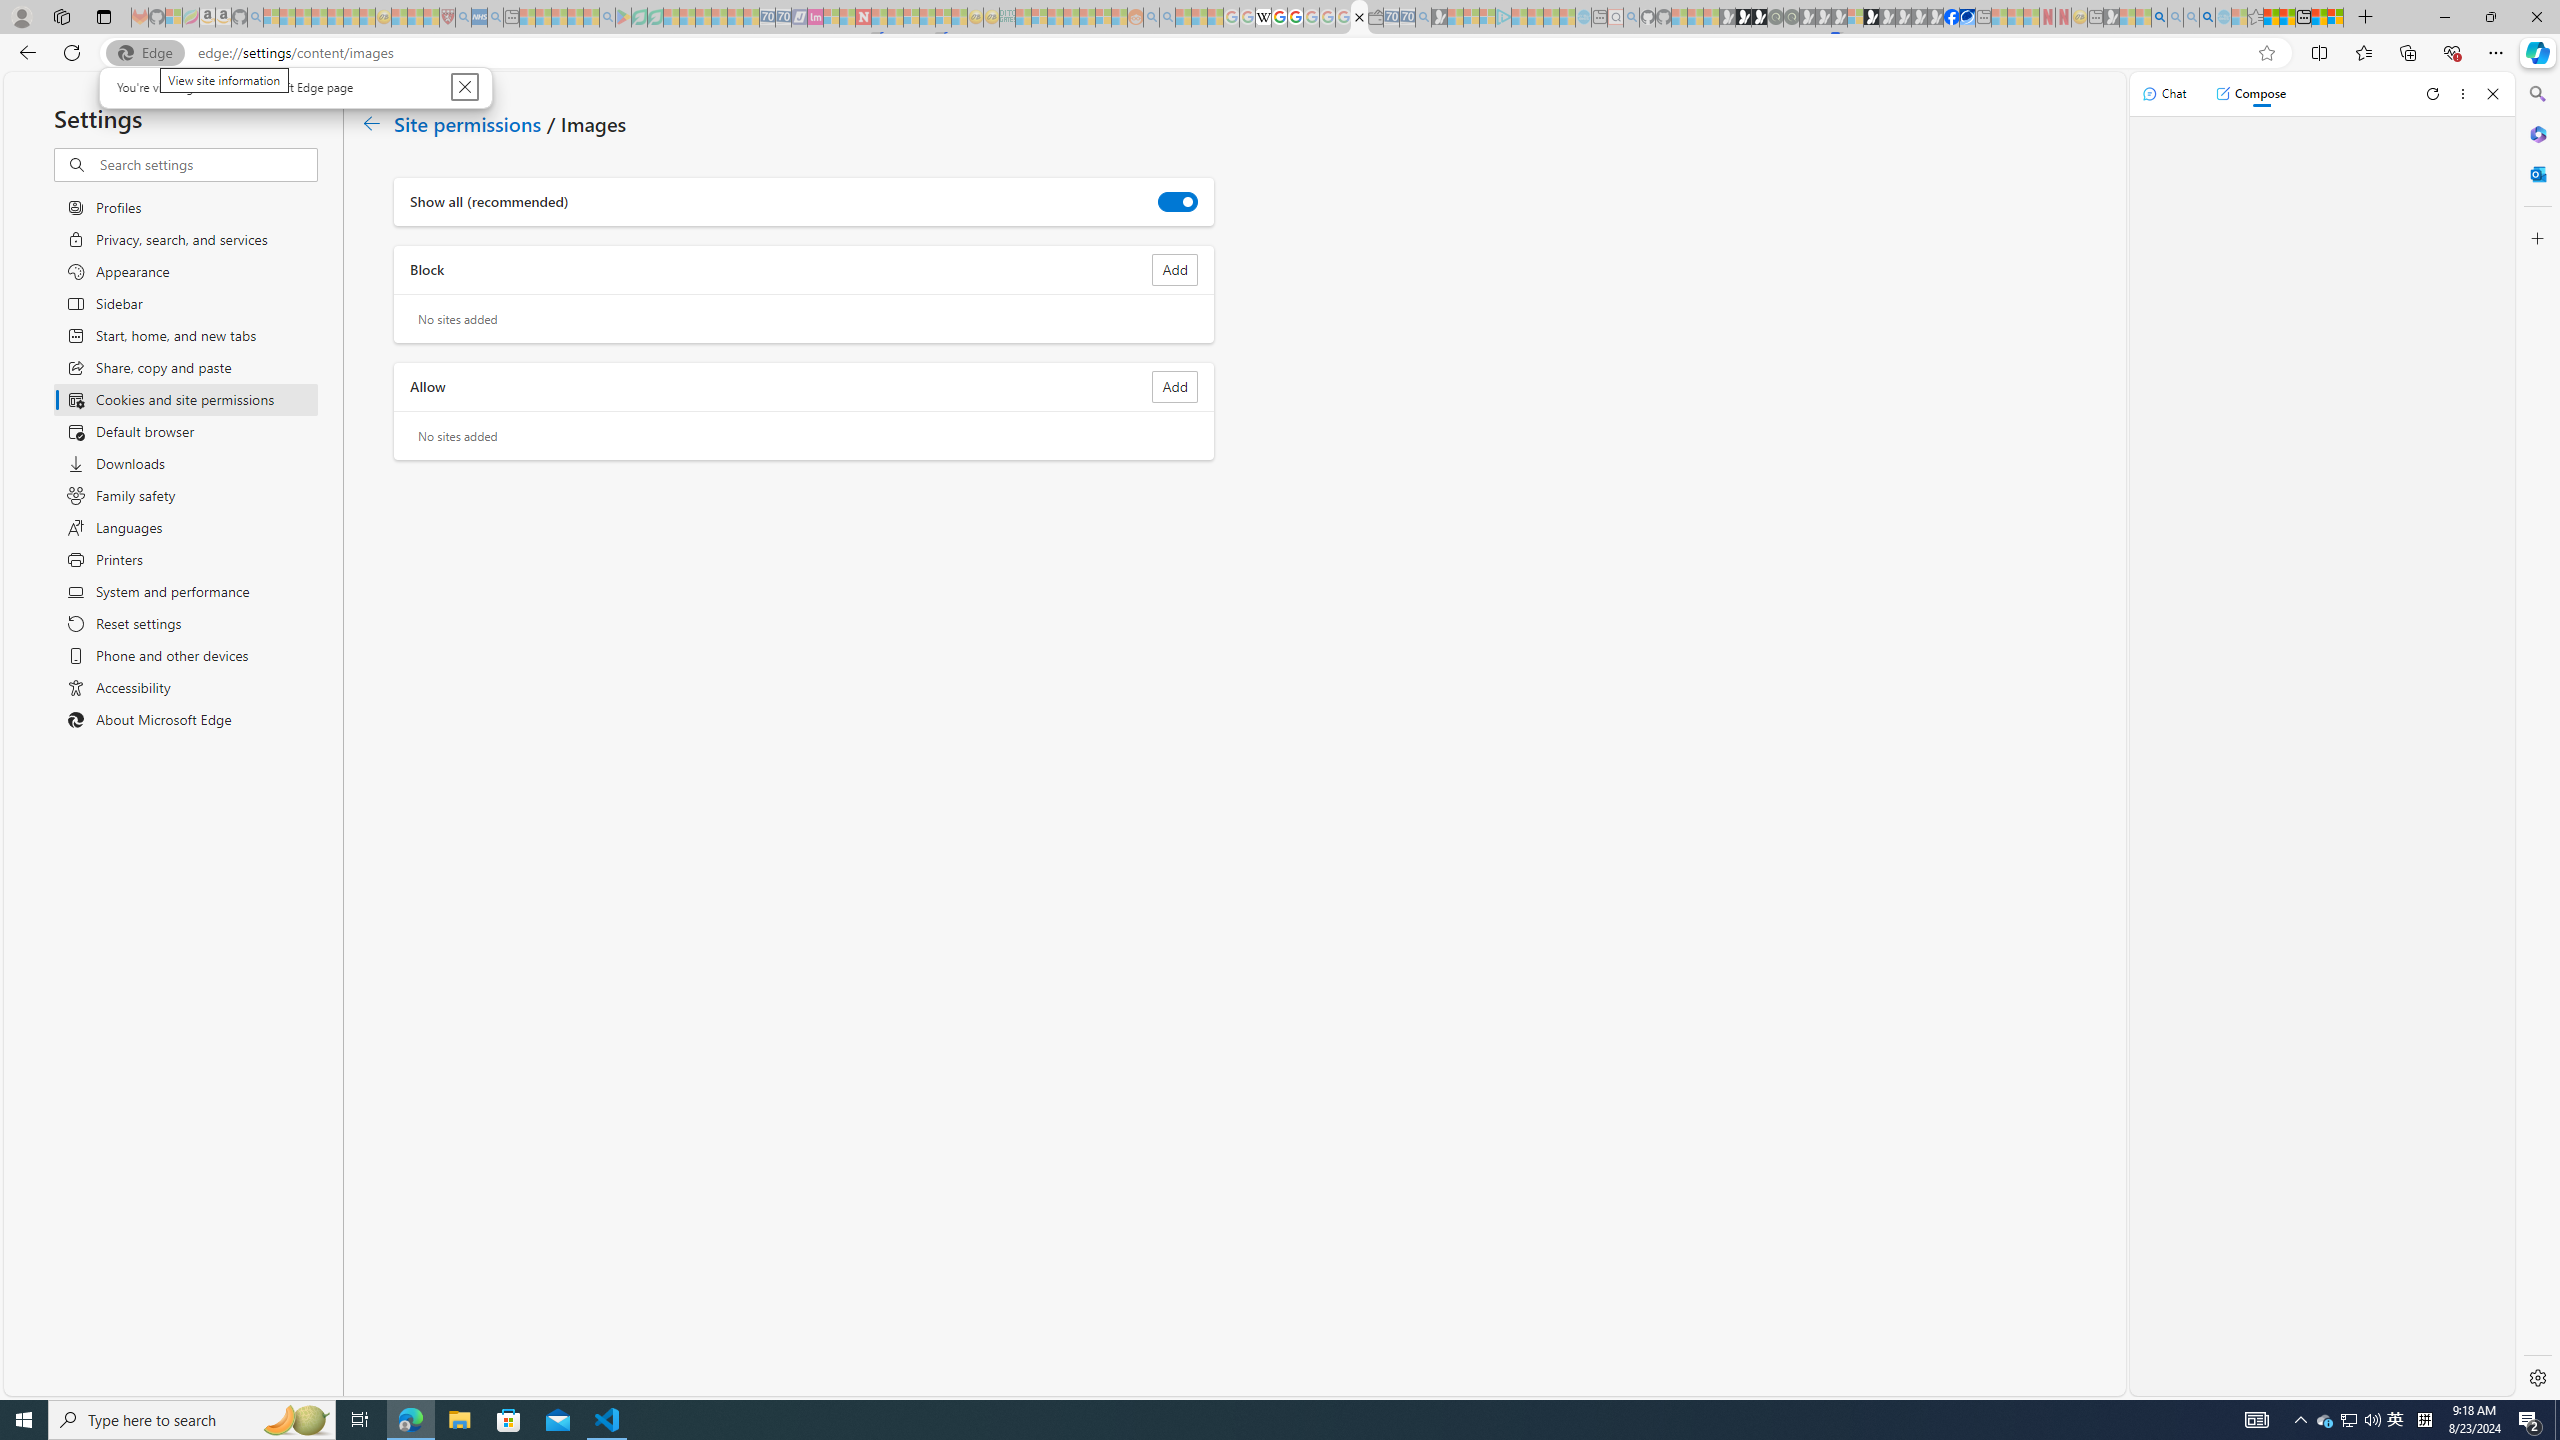  Describe the element at coordinates (2109, 16) in the screenshot. I see `'MSN - Sleeping'` at that location.